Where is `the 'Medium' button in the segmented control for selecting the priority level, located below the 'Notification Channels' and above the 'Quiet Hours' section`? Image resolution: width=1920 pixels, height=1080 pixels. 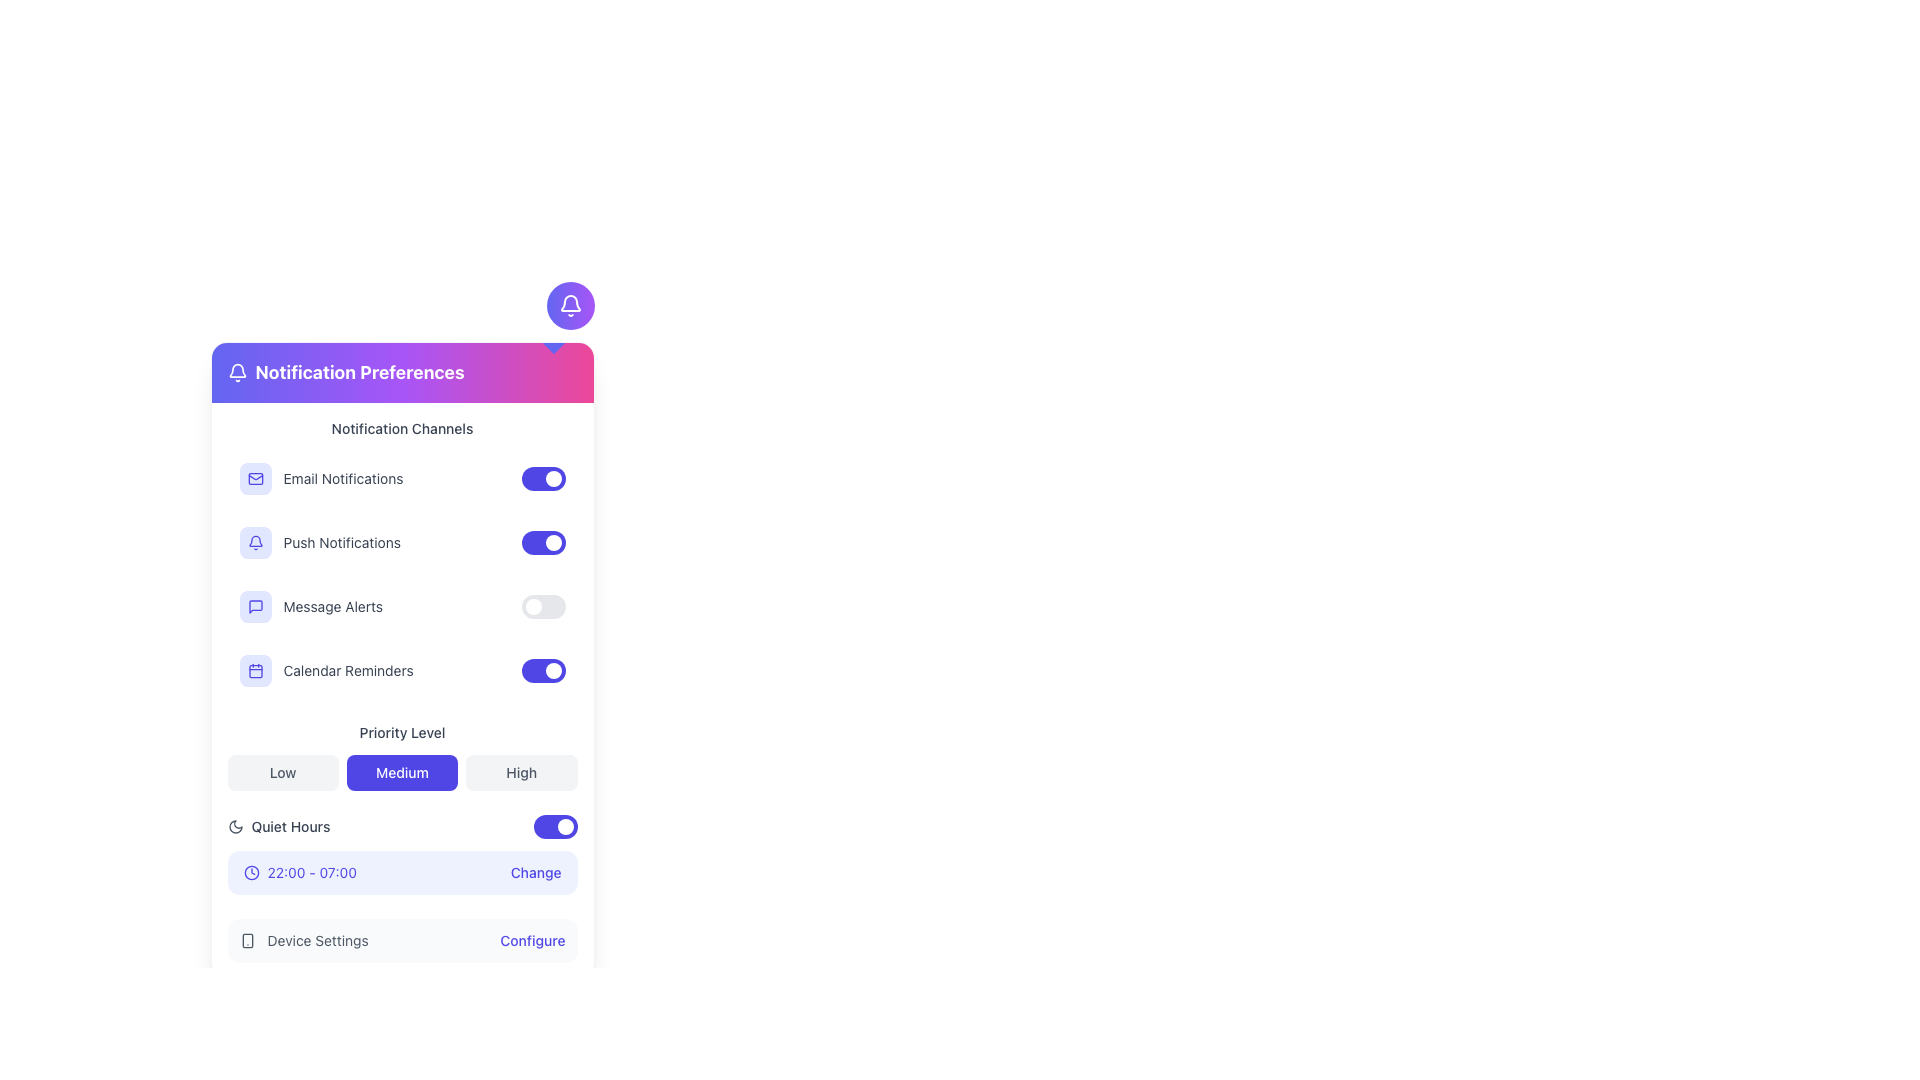 the 'Medium' button in the segmented control for selecting the priority level, located below the 'Notification Channels' and above the 'Quiet Hours' section is located at coordinates (401, 756).